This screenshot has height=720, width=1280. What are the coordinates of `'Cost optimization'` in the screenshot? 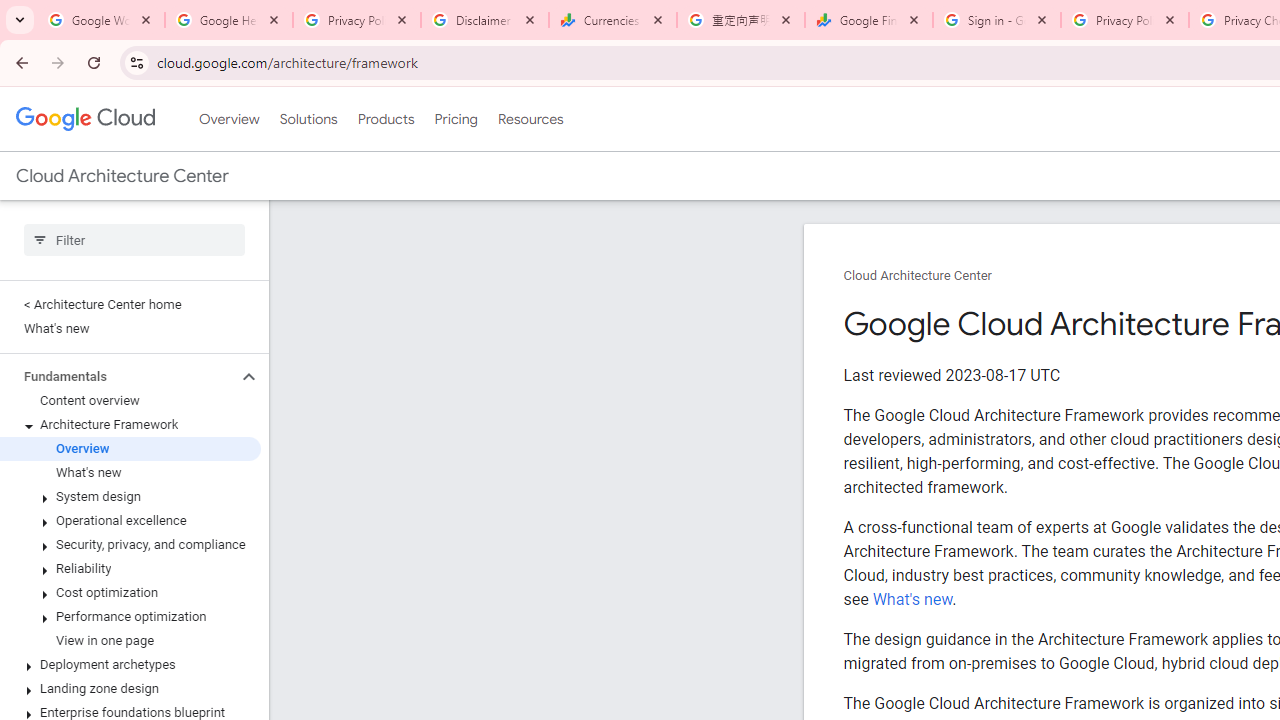 It's located at (129, 591).